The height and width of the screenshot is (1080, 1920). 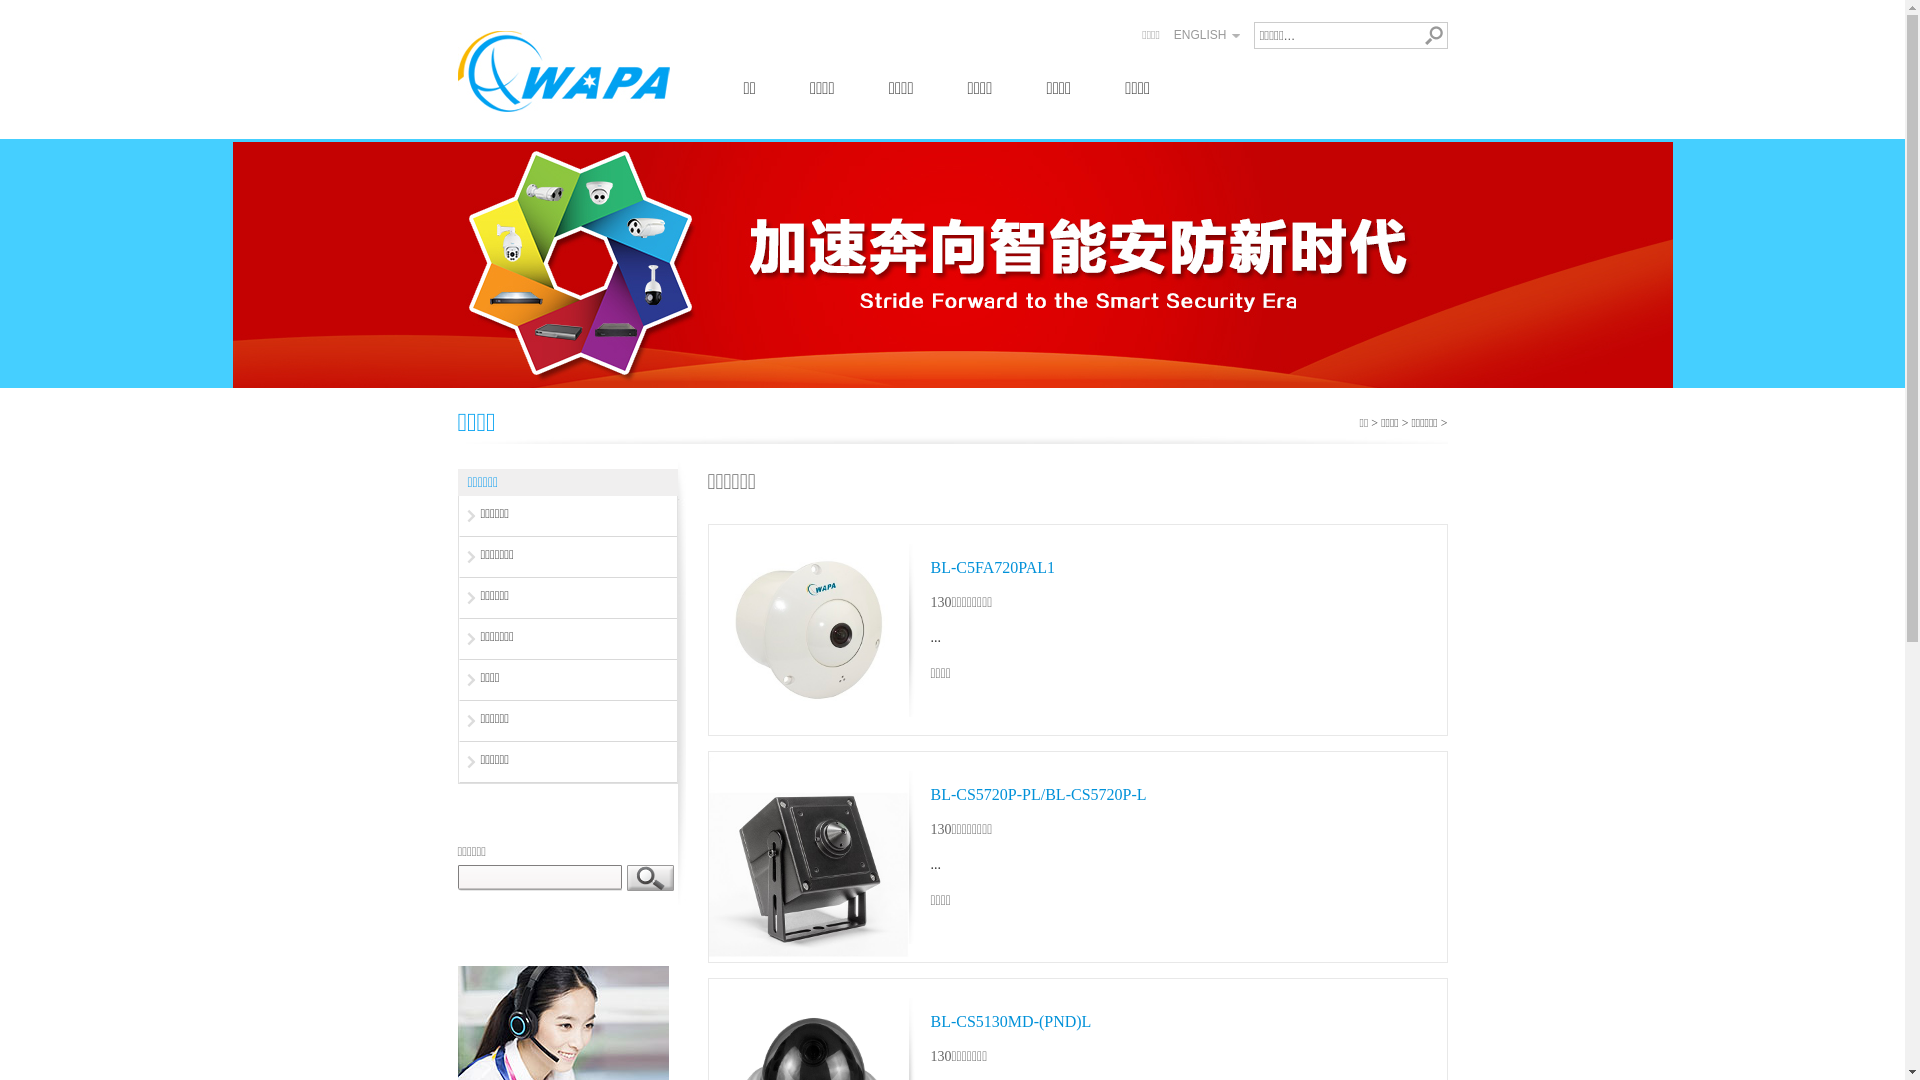 I want to click on 'ENGLISH', so click(x=1200, y=34).